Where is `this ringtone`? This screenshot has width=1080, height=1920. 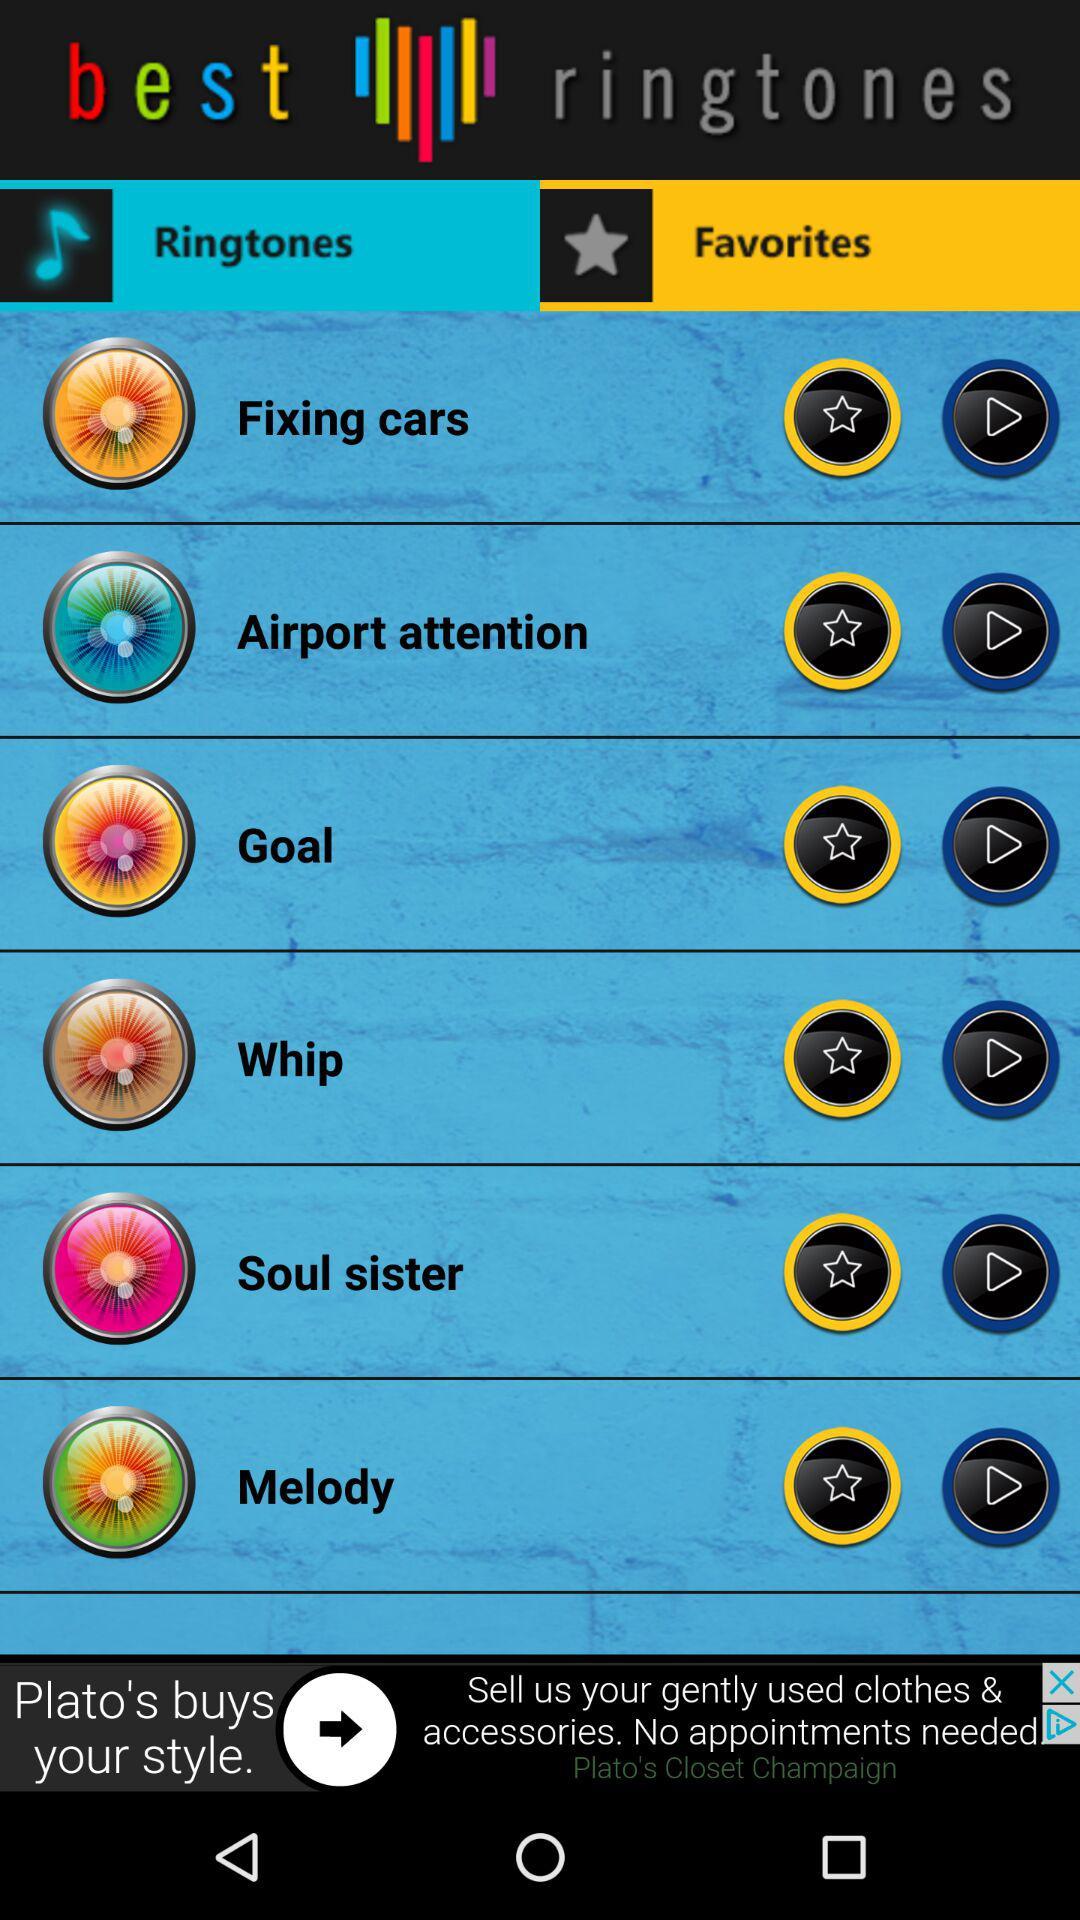 this ringtone is located at coordinates (1000, 1485).